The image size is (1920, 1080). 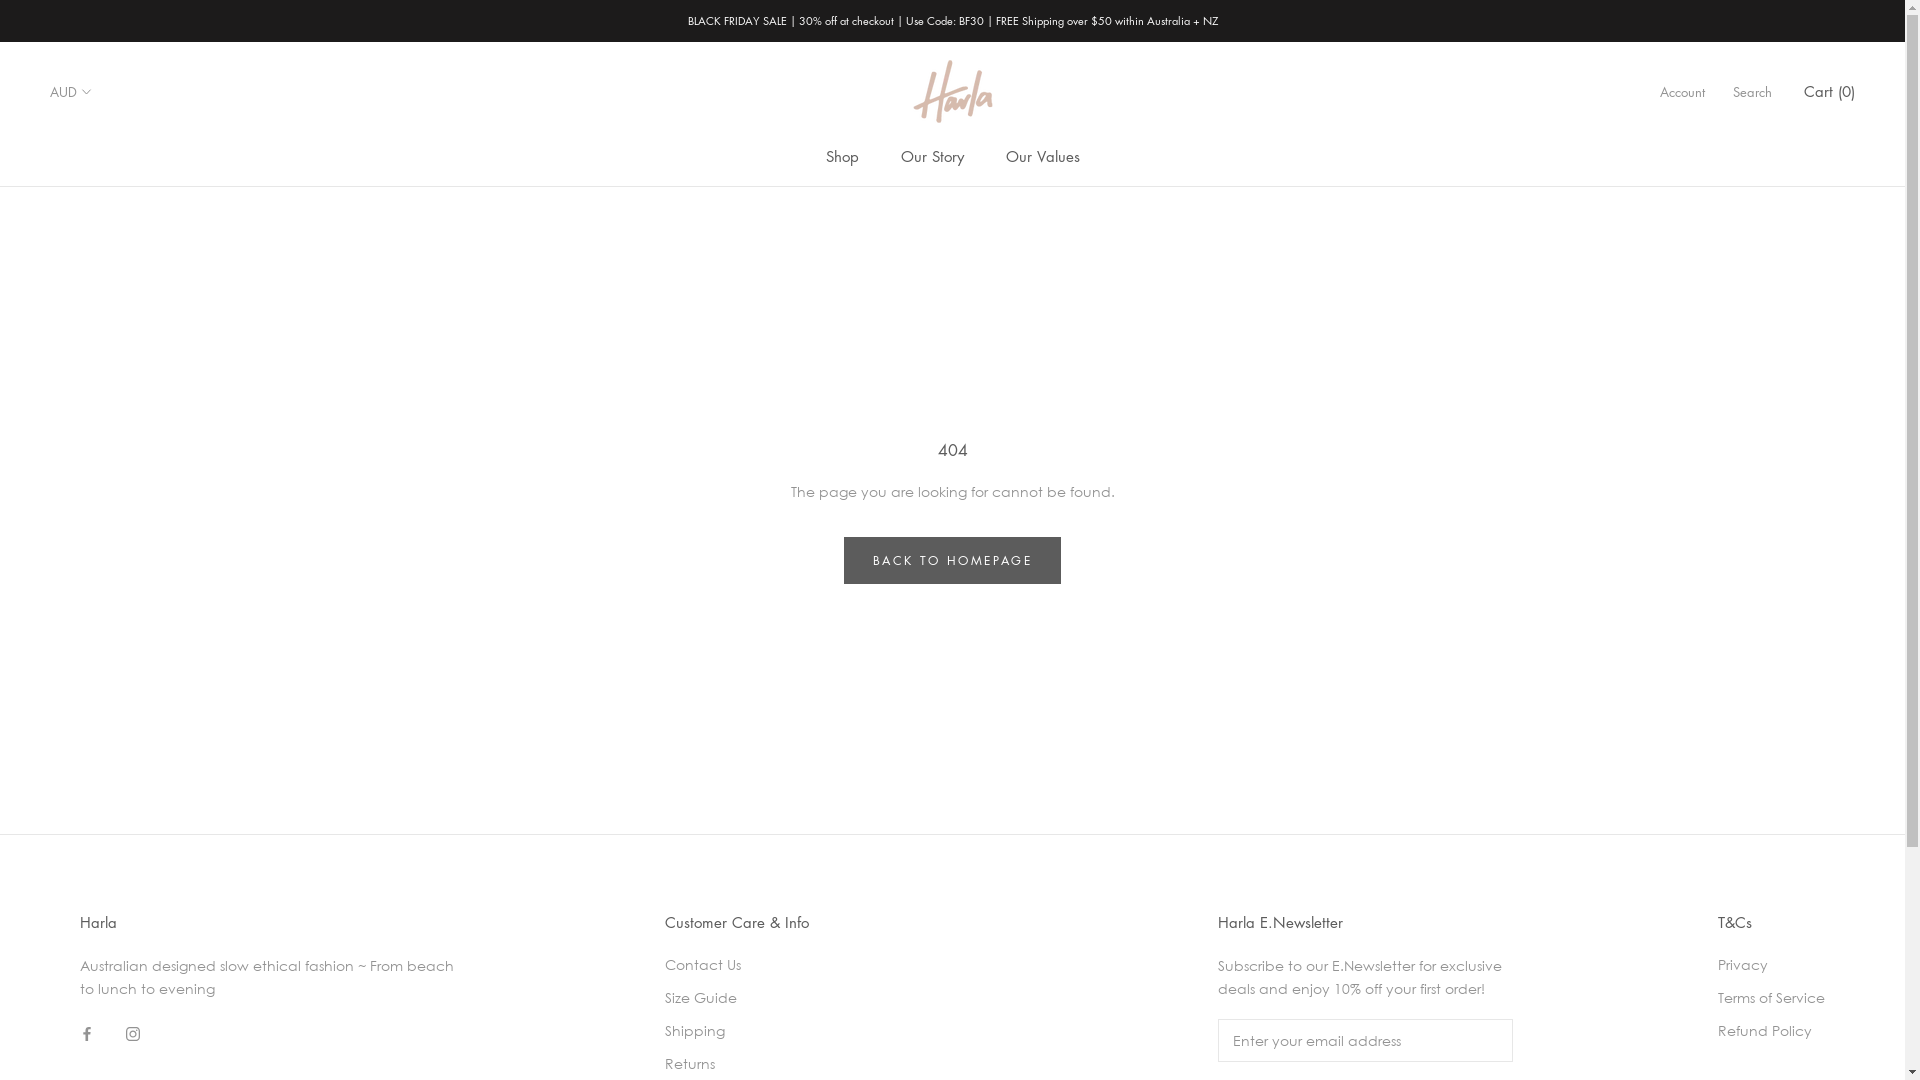 What do you see at coordinates (736, 997) in the screenshot?
I see `'Size Guide'` at bounding box center [736, 997].